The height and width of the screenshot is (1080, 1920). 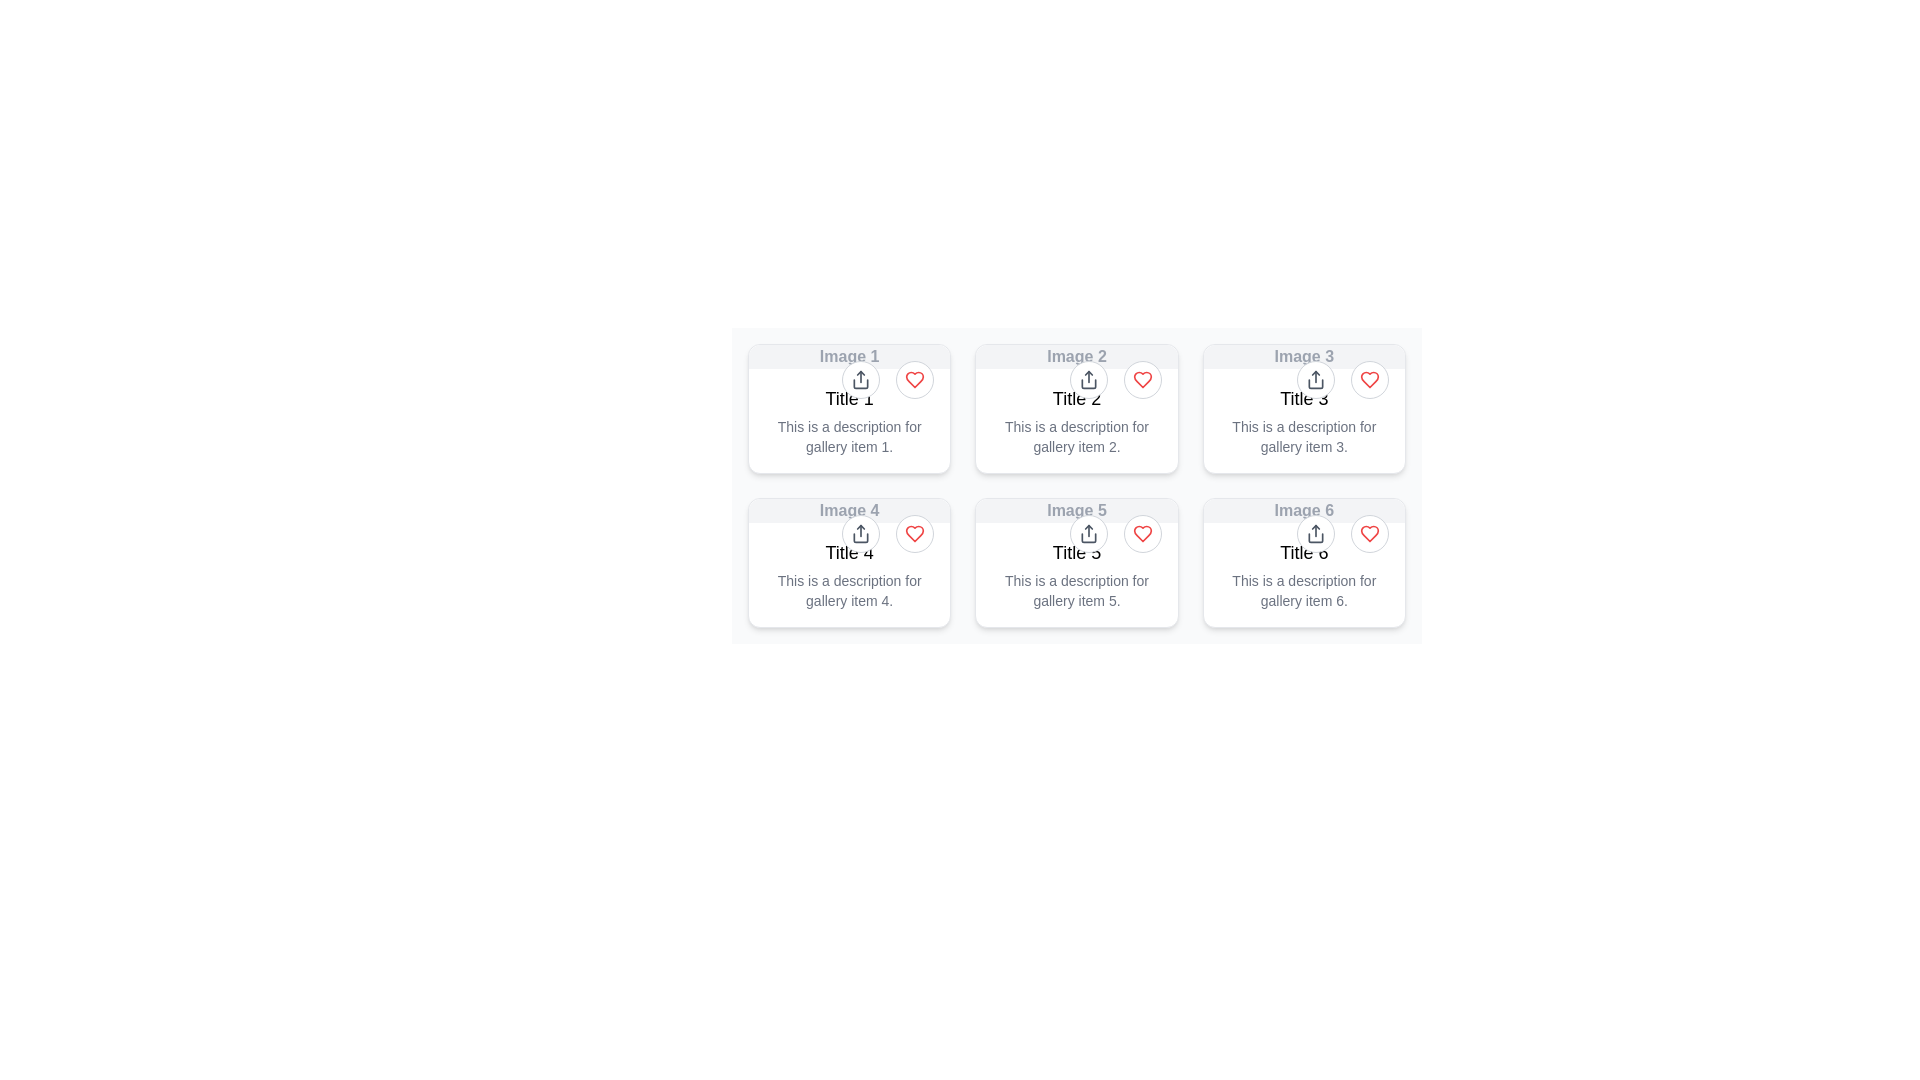 What do you see at coordinates (849, 419) in the screenshot?
I see `the Text Block containing the title 'Title 1' and the description 'This is a description for gallery item 1.', which is located in the top-left card of the grid layout` at bounding box center [849, 419].